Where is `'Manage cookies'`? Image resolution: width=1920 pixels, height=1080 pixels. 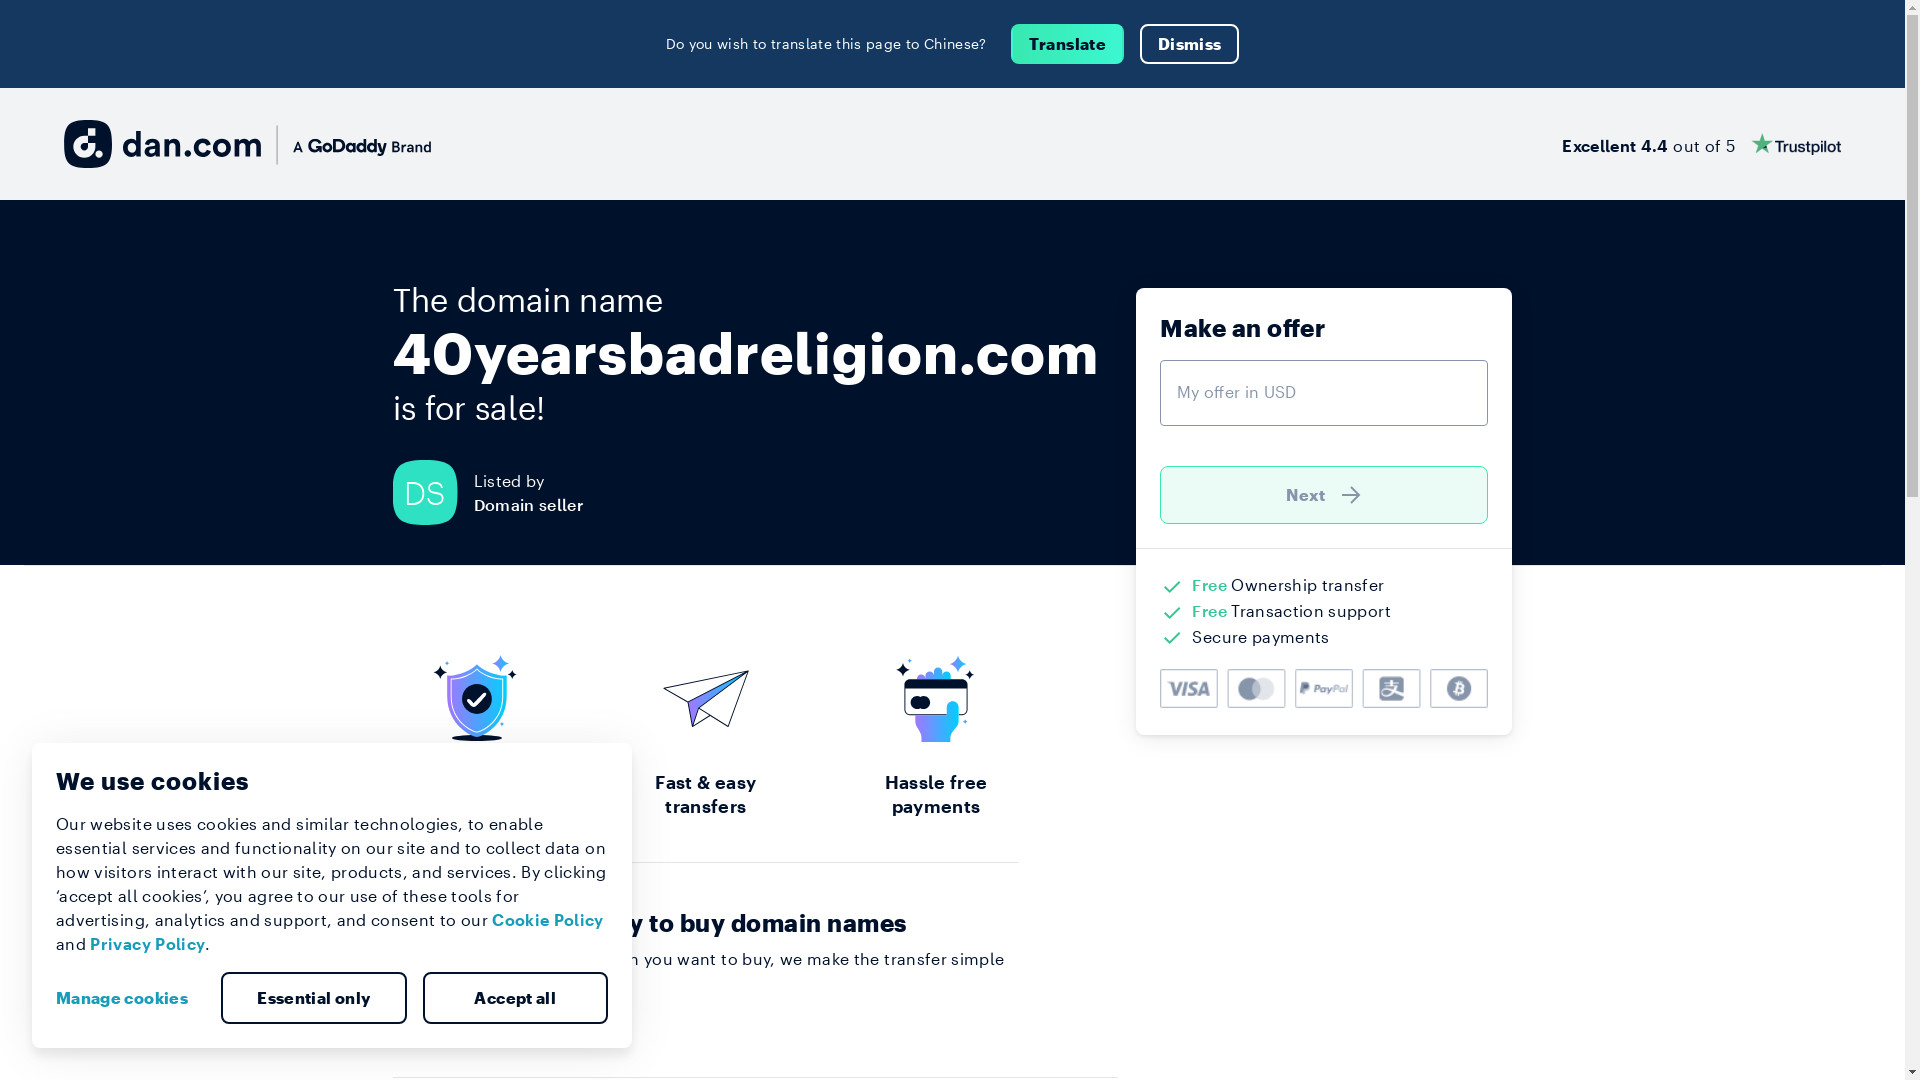 'Manage cookies' is located at coordinates (128, 998).